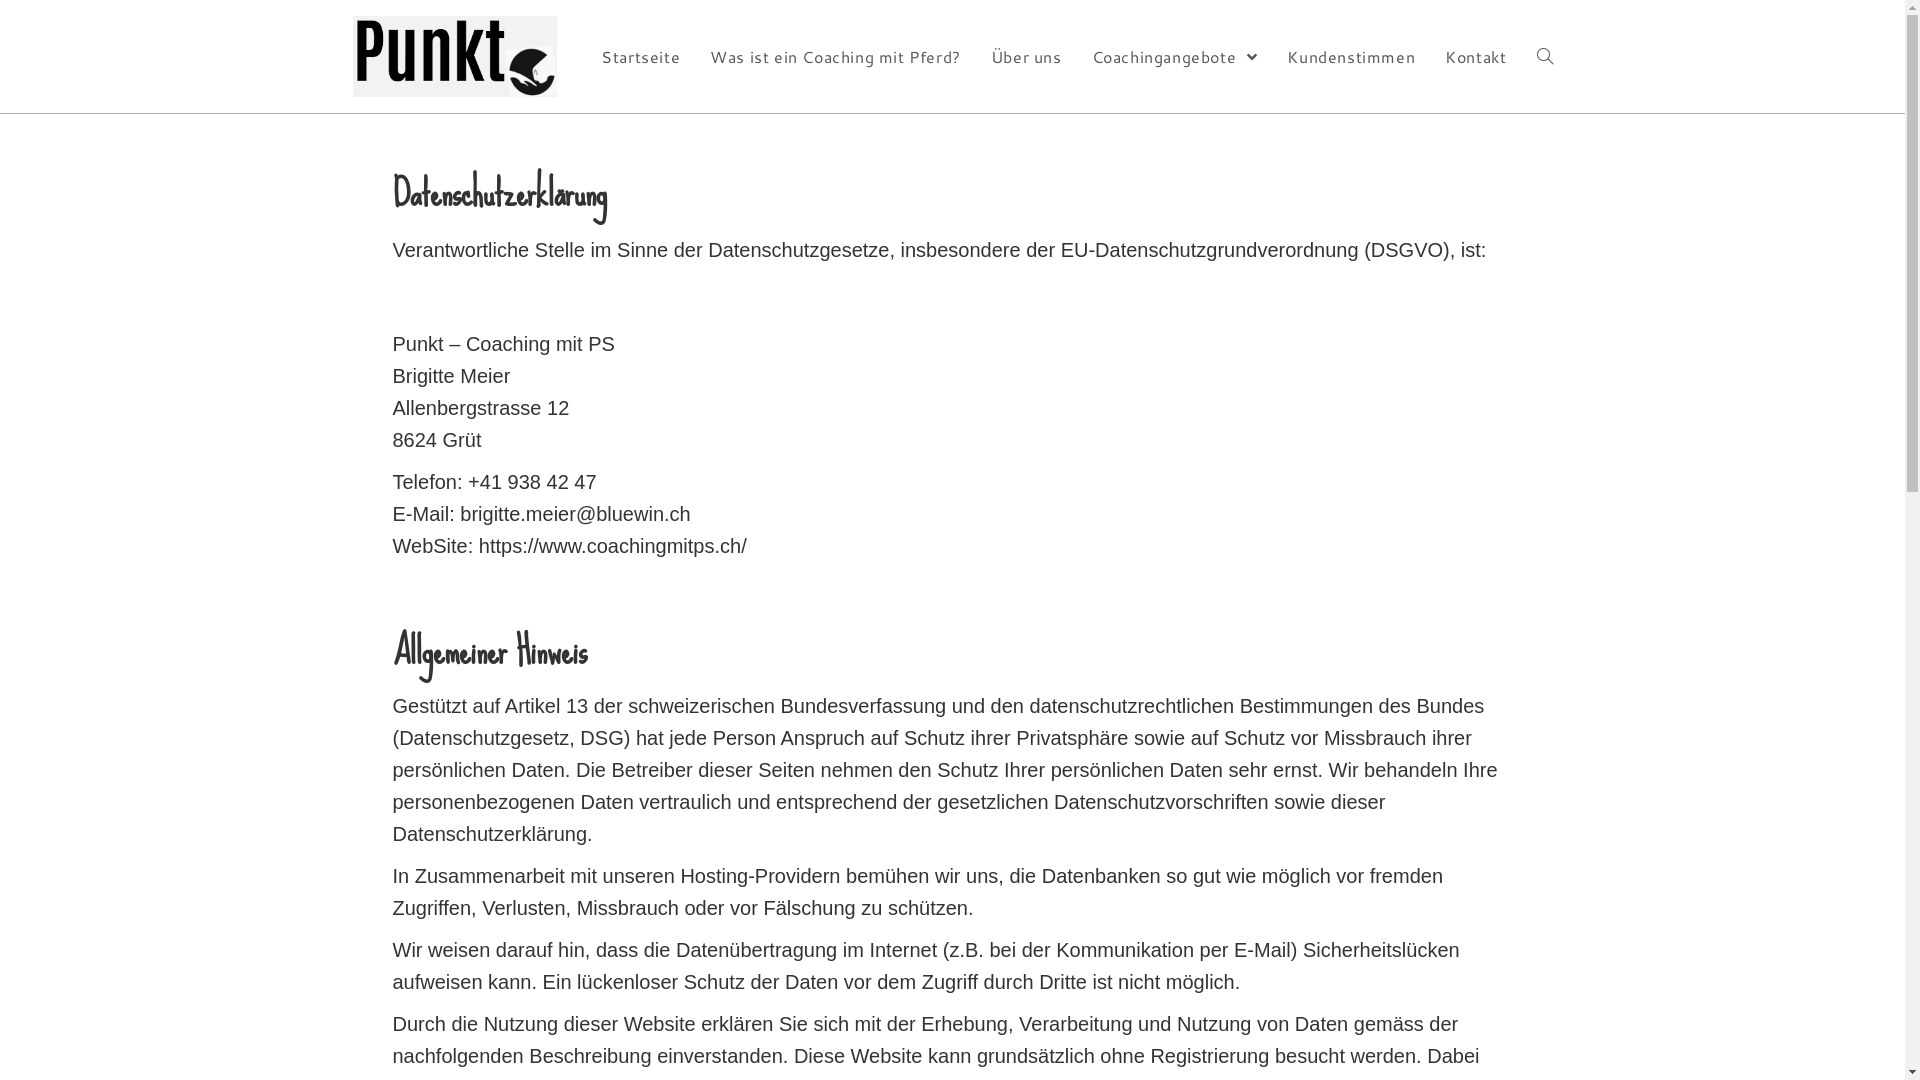  Describe the element at coordinates (1350, 55) in the screenshot. I see `'Kundenstimmen'` at that location.